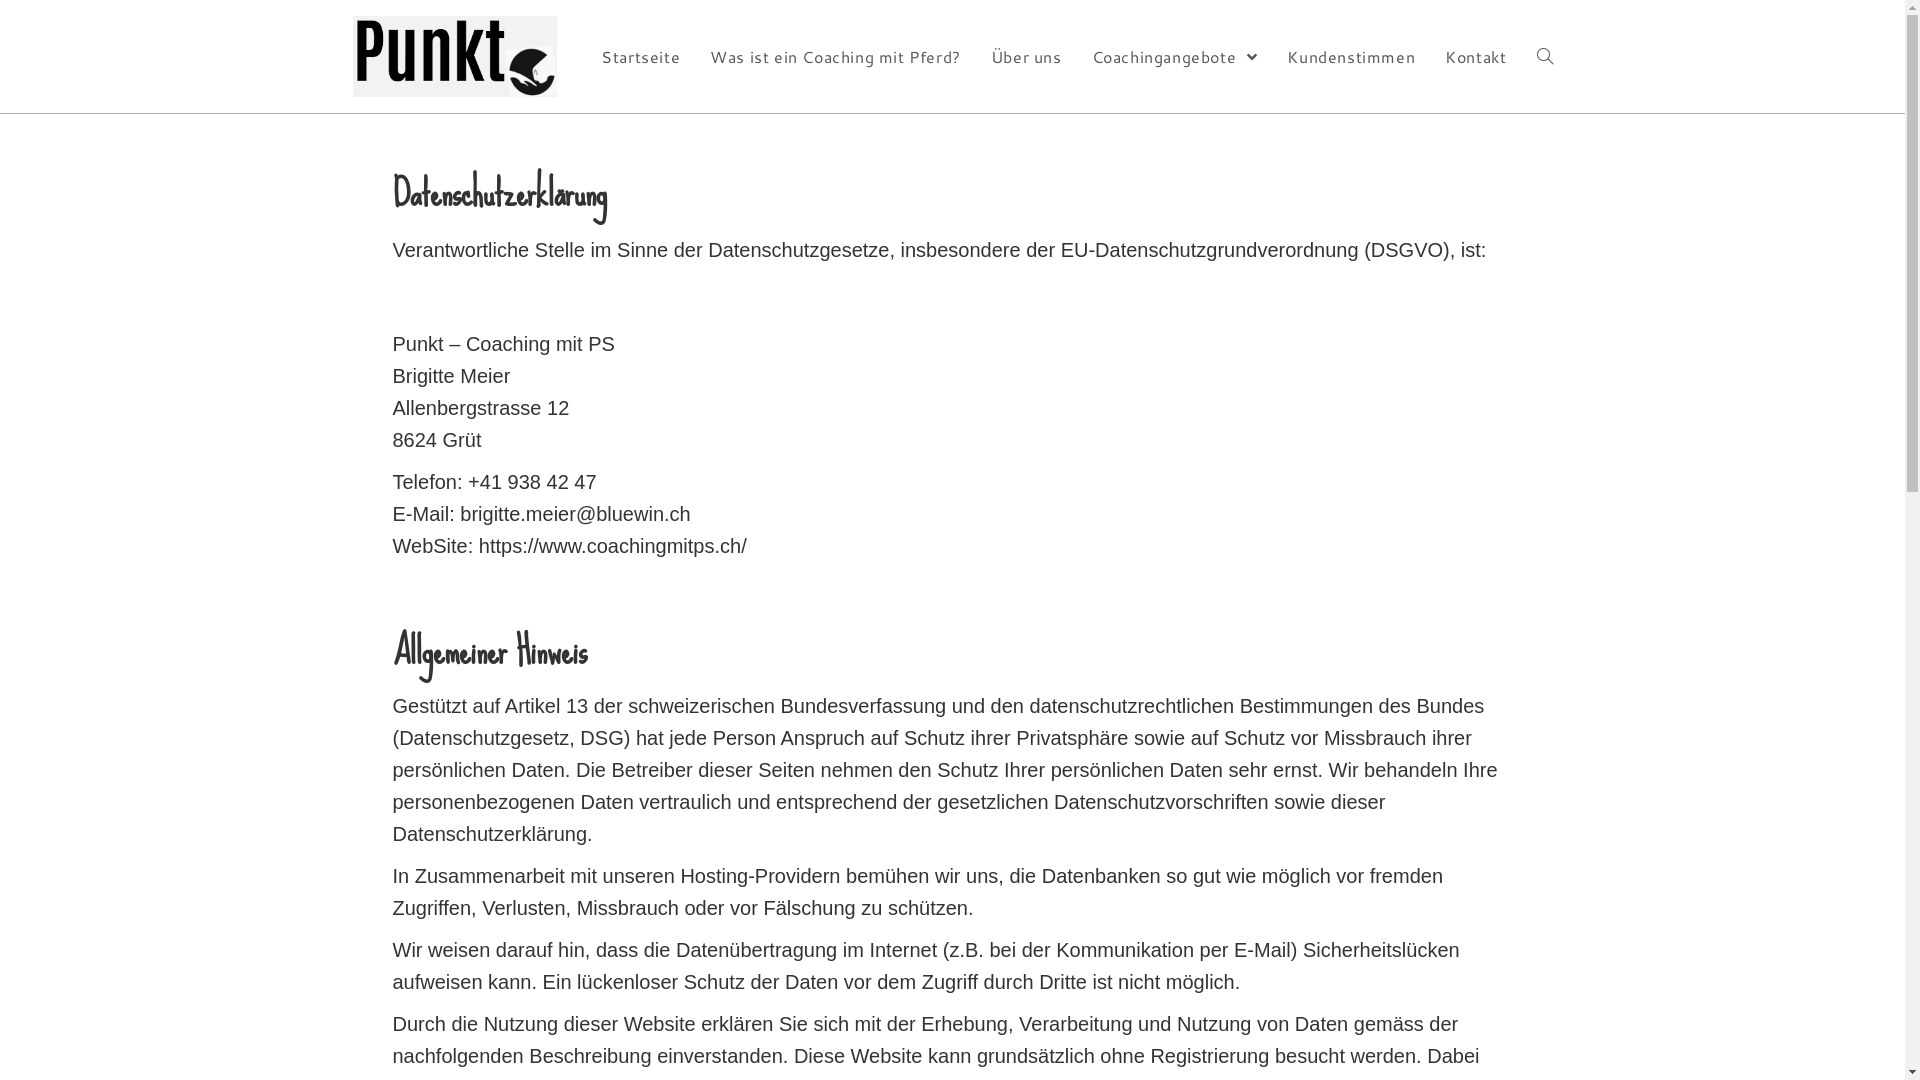  Describe the element at coordinates (1350, 55) in the screenshot. I see `'Kundenstimmen'` at that location.